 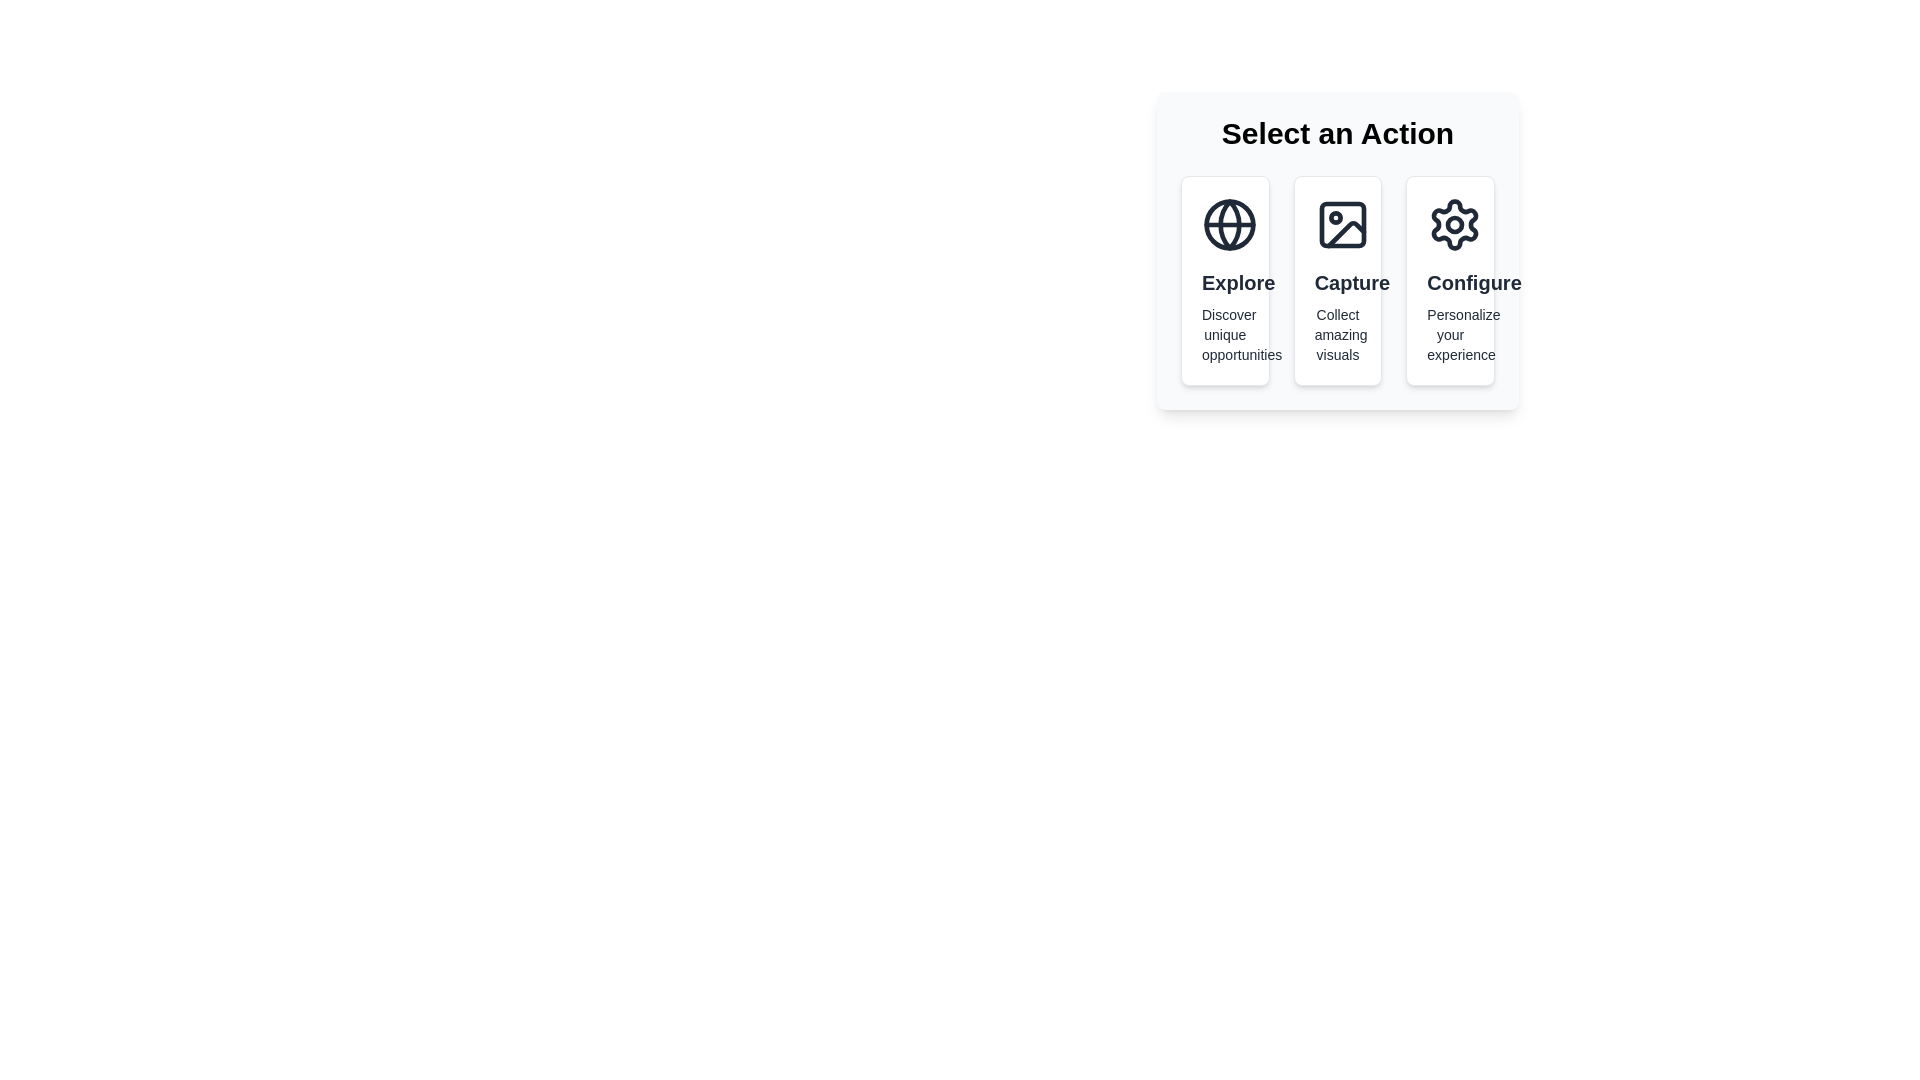 What do you see at coordinates (1346, 233) in the screenshot?
I see `the third icon representing the 'Capture' action, which symbolizes photography or image collection` at bounding box center [1346, 233].